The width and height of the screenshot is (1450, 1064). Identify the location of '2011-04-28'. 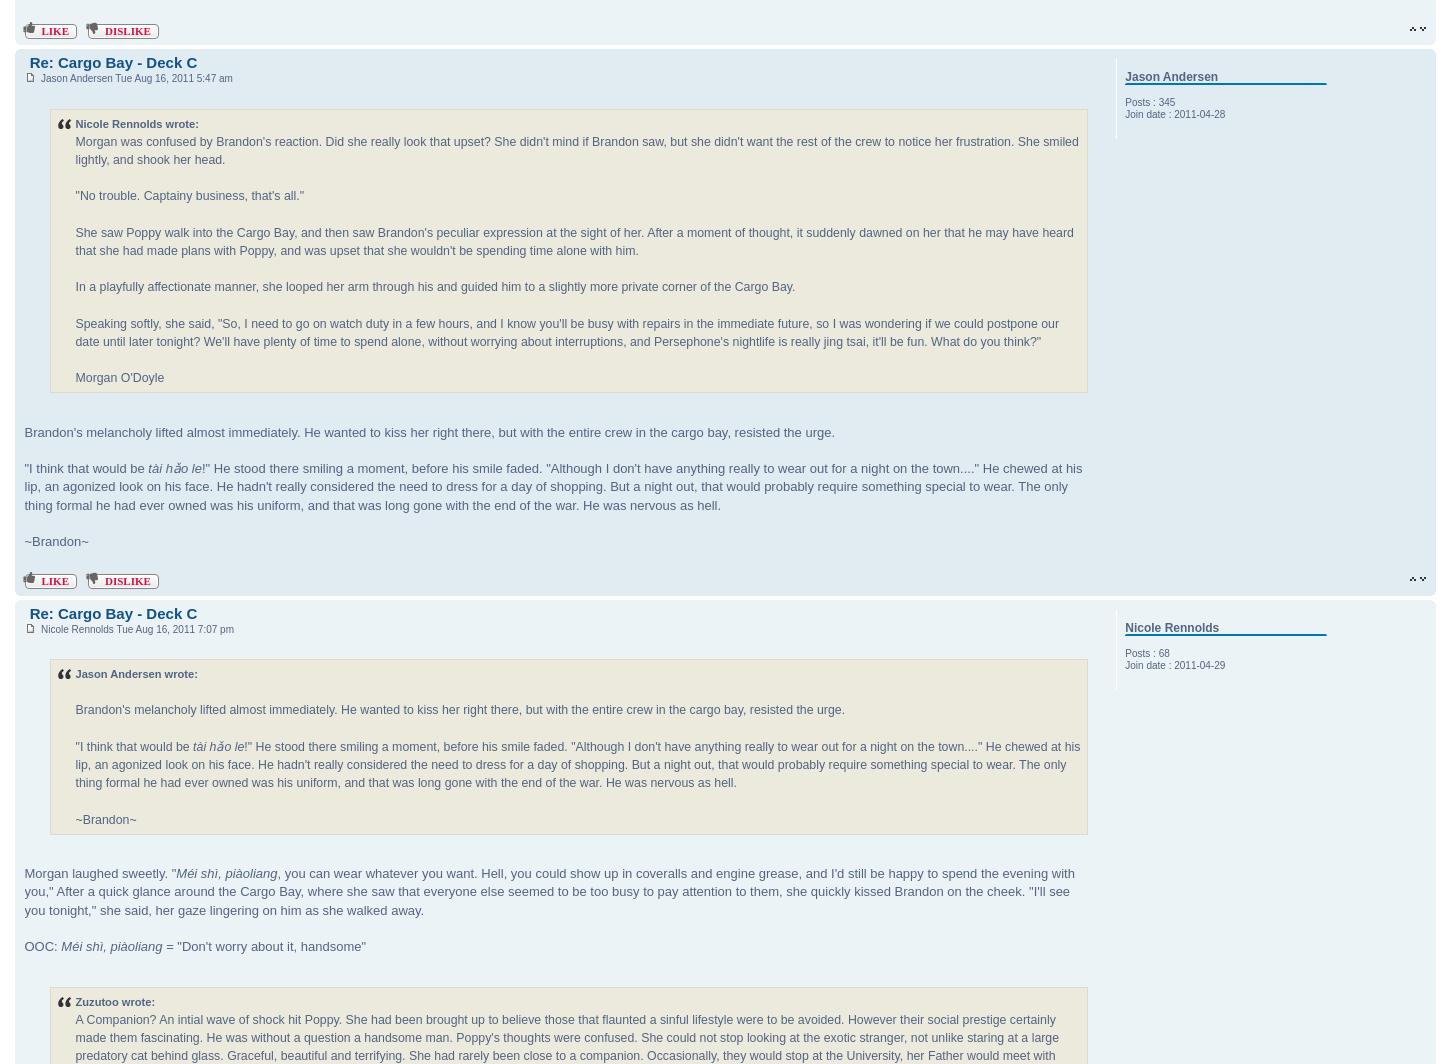
(1198, 114).